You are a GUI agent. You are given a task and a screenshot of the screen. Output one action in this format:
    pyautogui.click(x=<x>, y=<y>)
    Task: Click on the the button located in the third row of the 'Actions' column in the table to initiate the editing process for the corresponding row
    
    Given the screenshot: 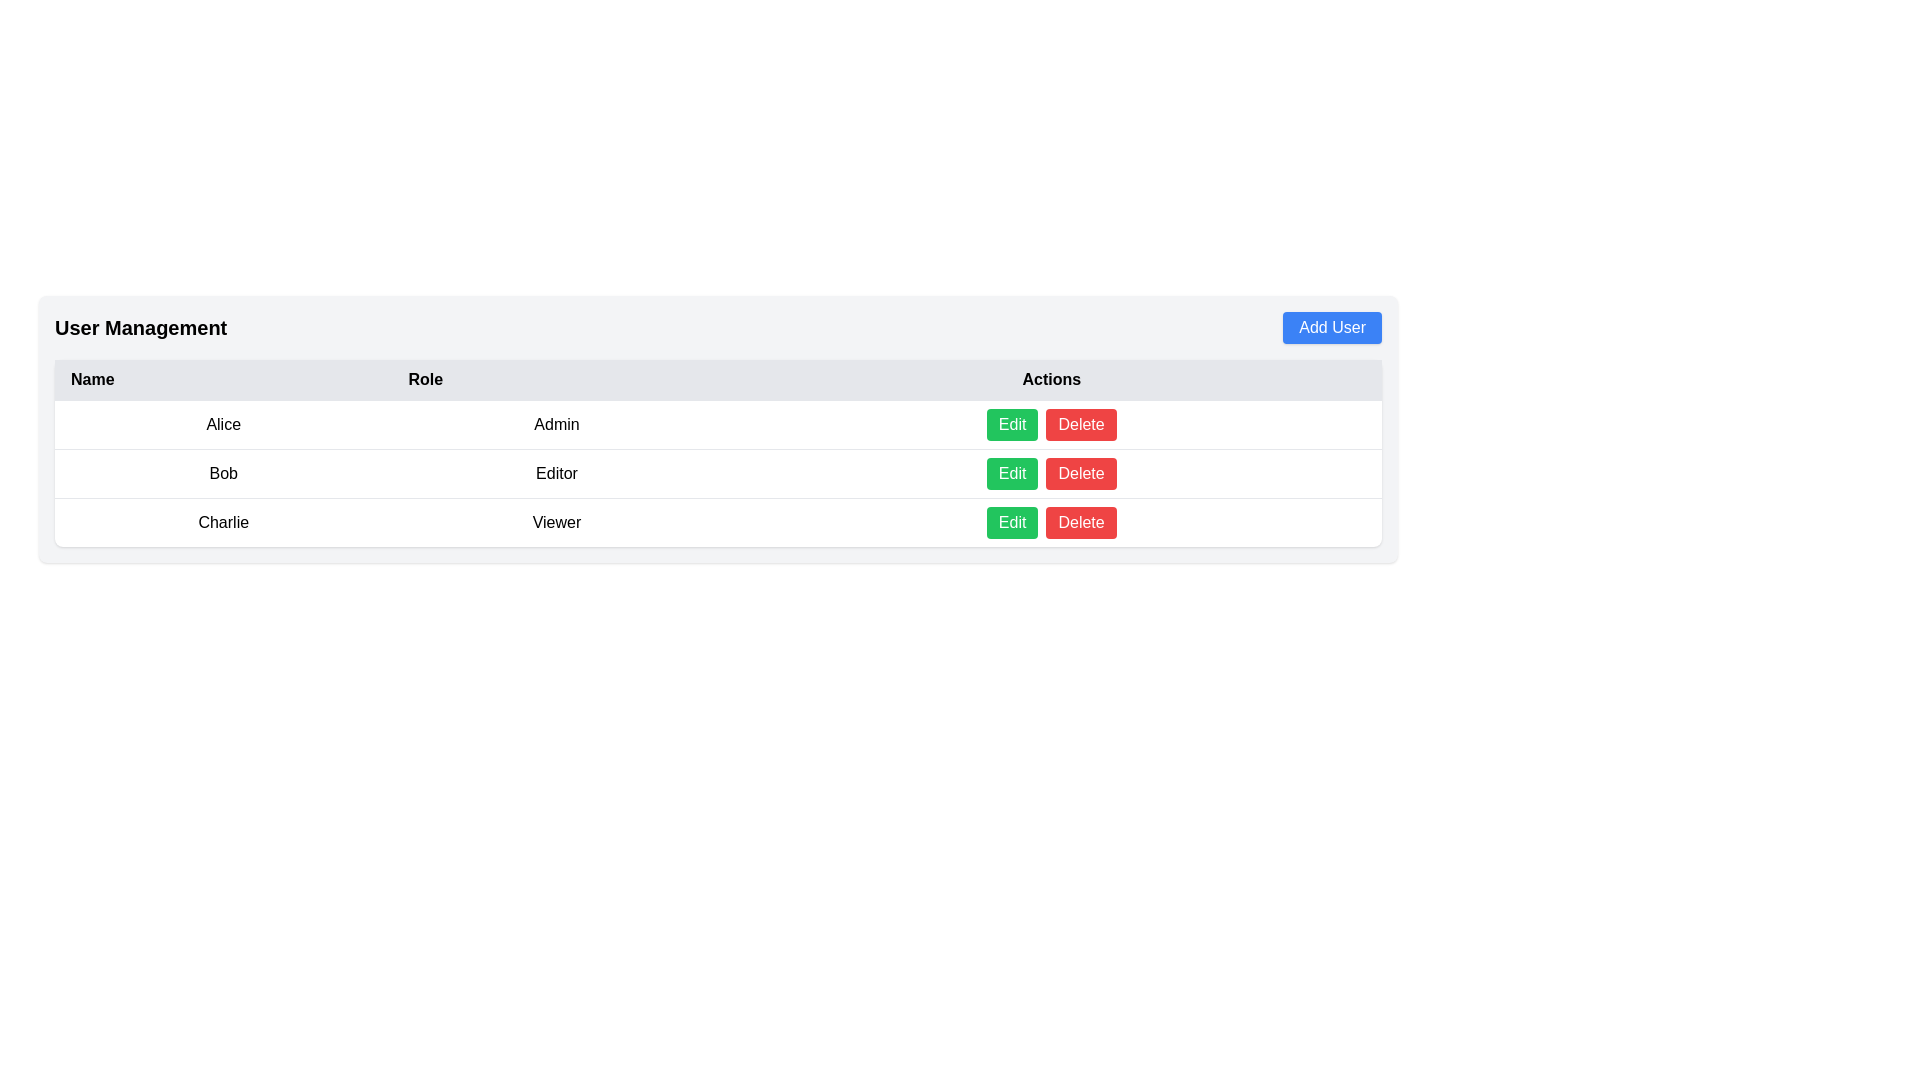 What is the action you would take?
    pyautogui.click(x=1012, y=522)
    